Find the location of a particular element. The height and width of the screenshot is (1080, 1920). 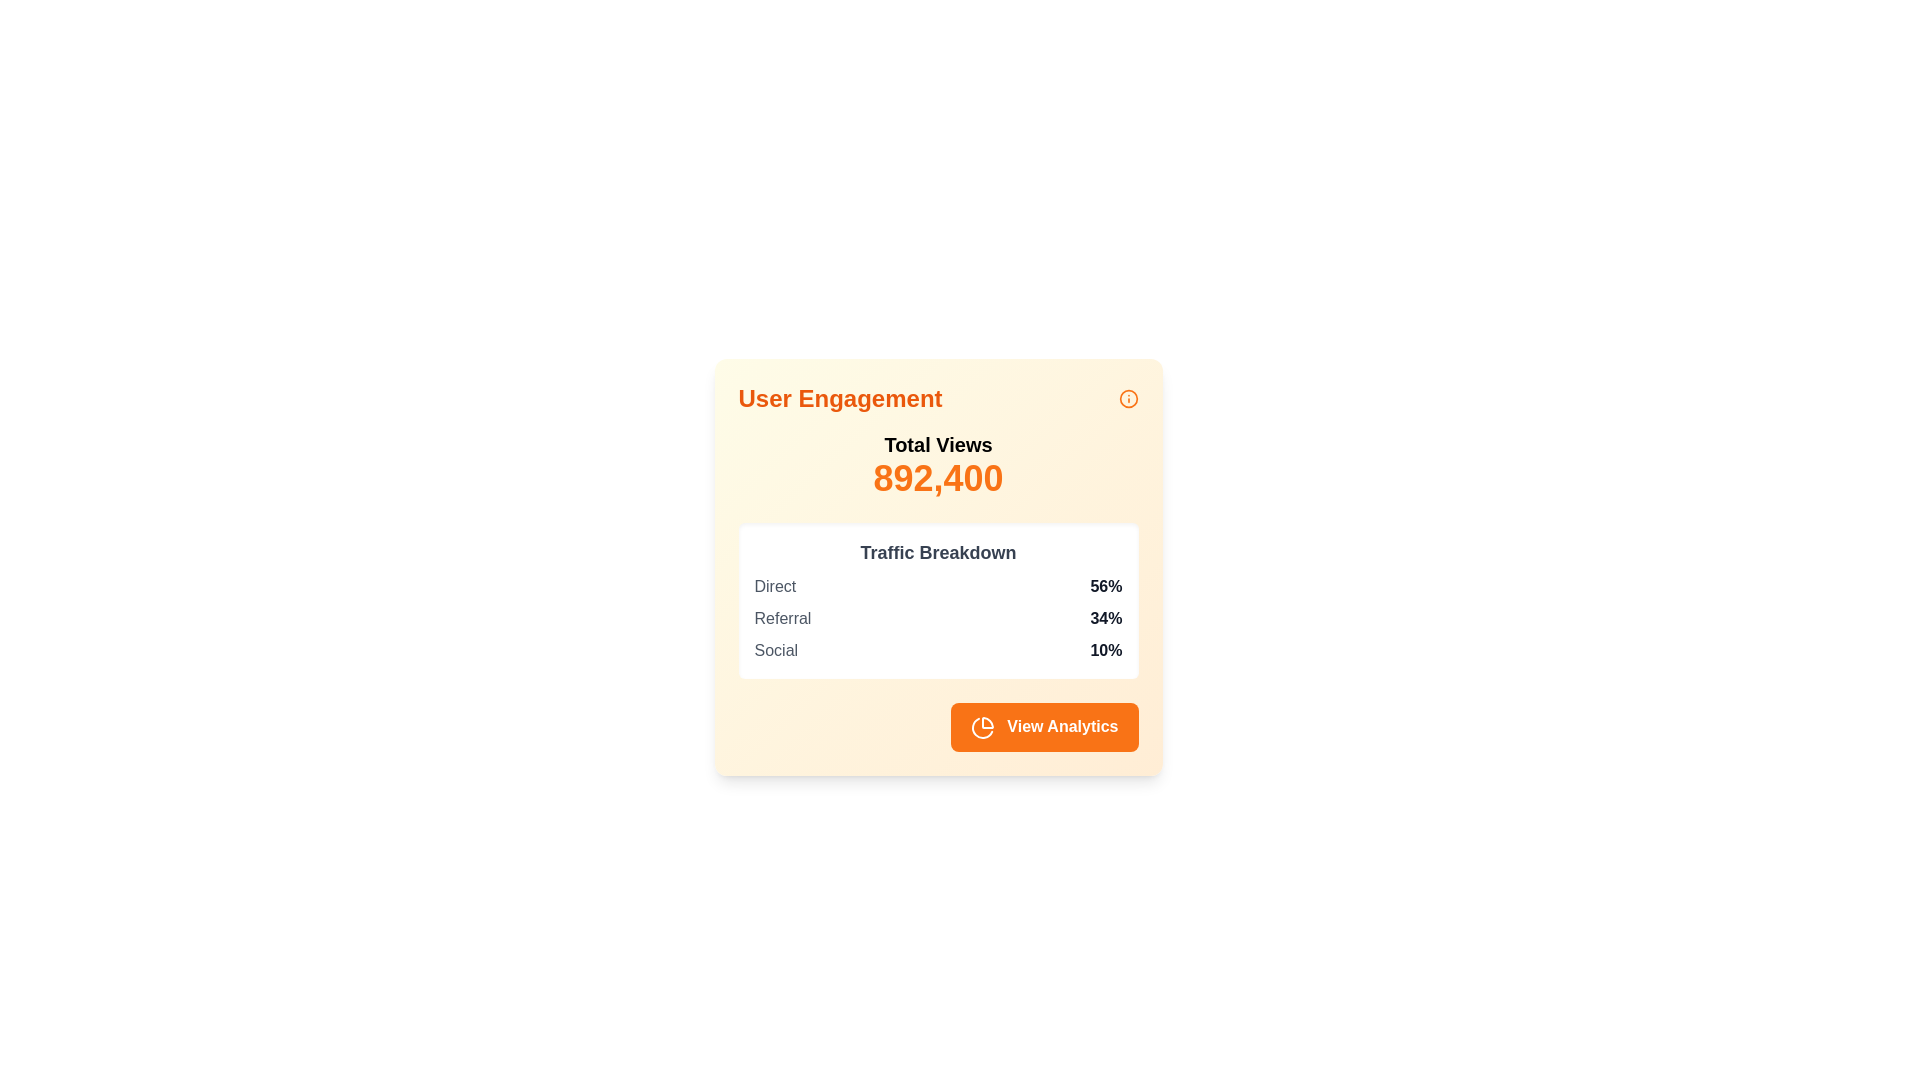

information displayed in the Statistics Panel titled 'Traffic Breakdown', which includes categories and their corresponding percentages: 'Direct 56%', 'Referral 34%', and 'Social 10%.' is located at coordinates (937, 600).